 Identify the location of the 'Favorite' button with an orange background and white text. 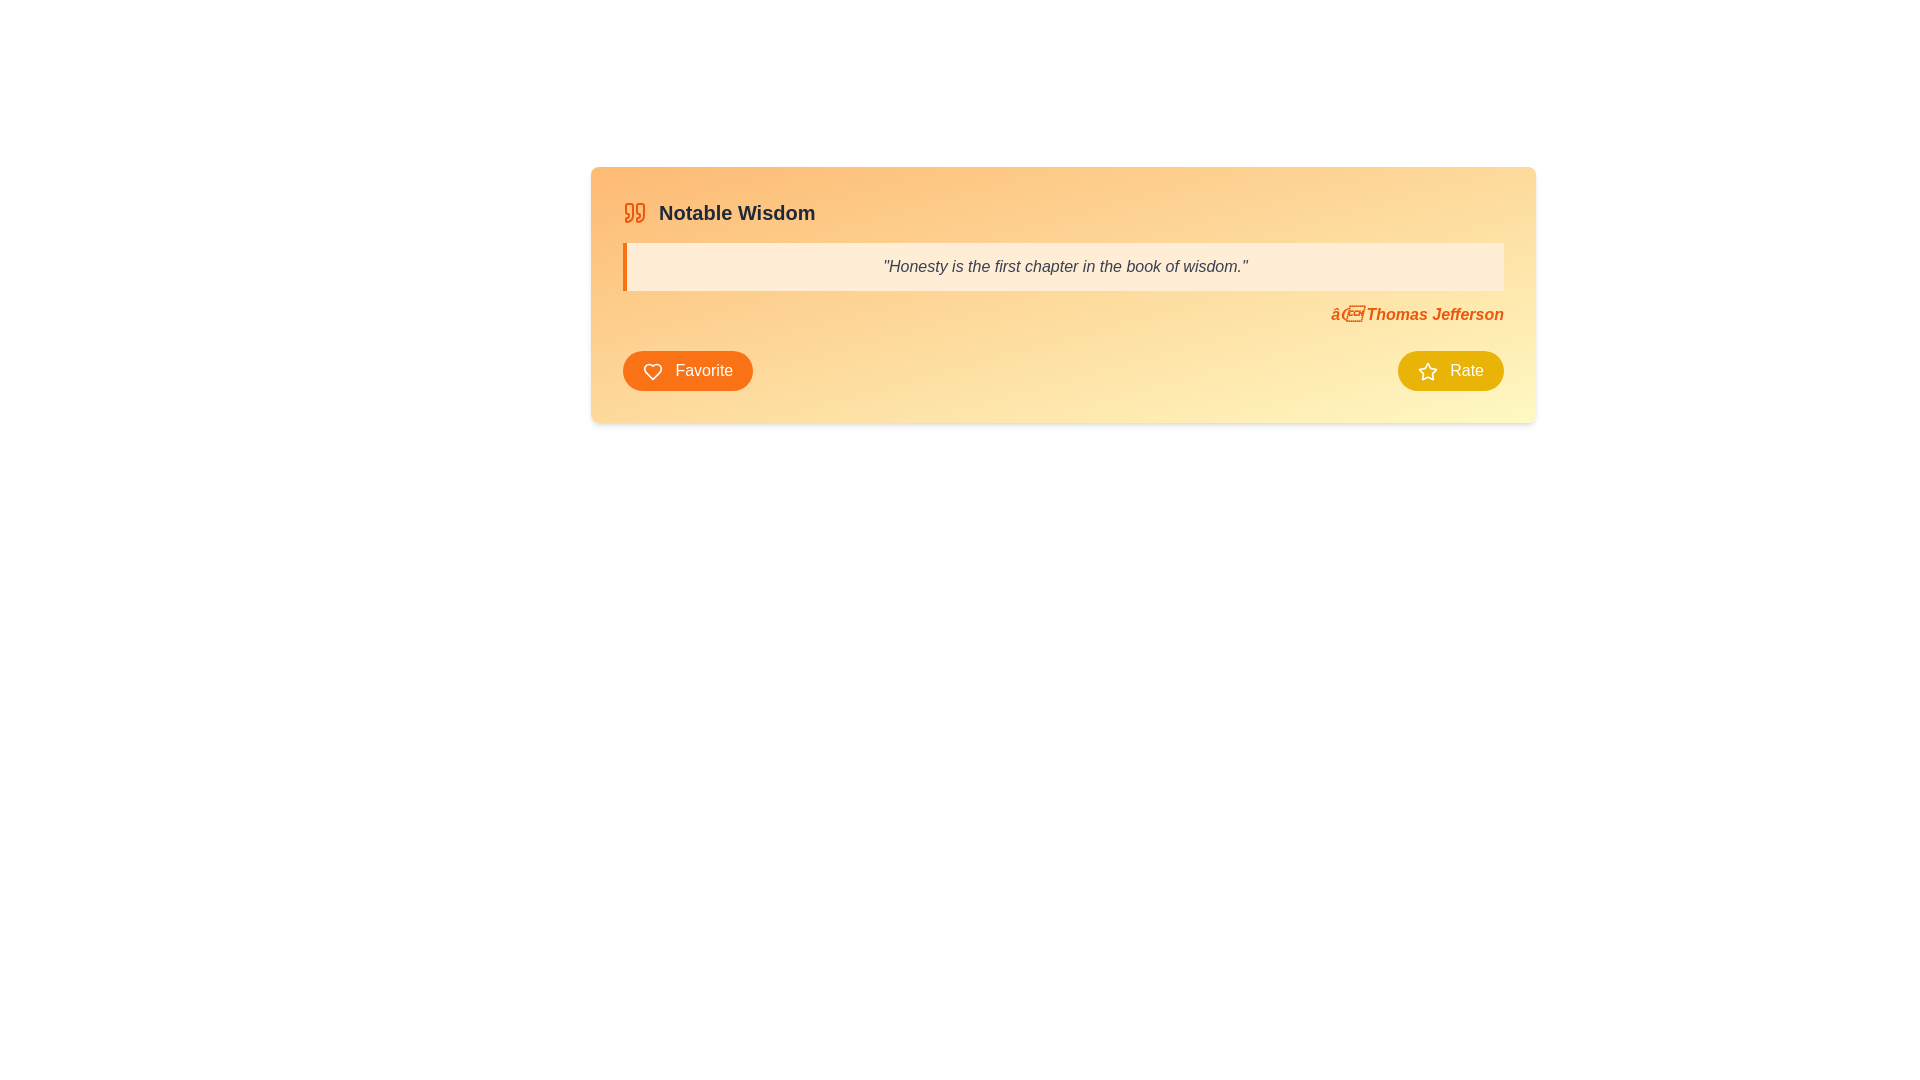
(688, 370).